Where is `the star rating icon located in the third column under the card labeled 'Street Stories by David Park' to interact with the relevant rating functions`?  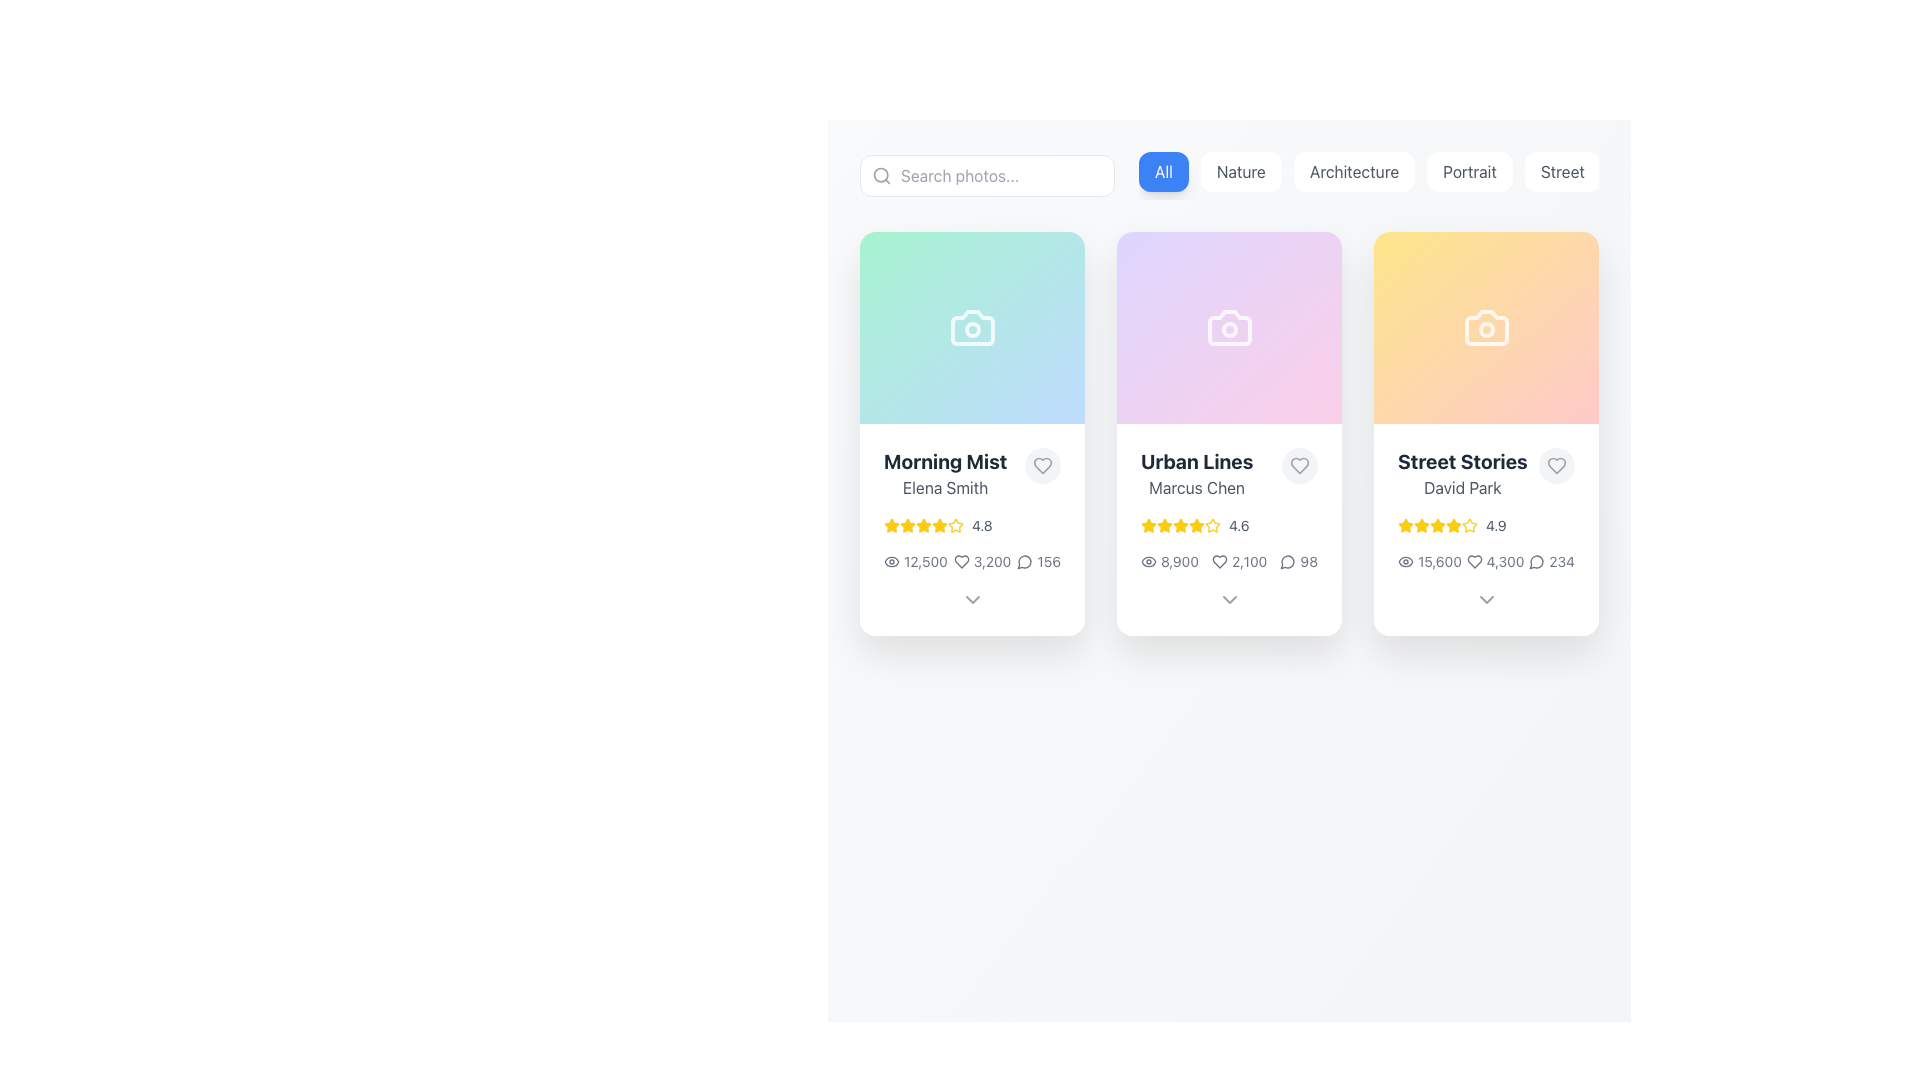 the star rating icon located in the third column under the card labeled 'Street Stories by David Park' to interact with the relevant rating functions is located at coordinates (1437, 524).